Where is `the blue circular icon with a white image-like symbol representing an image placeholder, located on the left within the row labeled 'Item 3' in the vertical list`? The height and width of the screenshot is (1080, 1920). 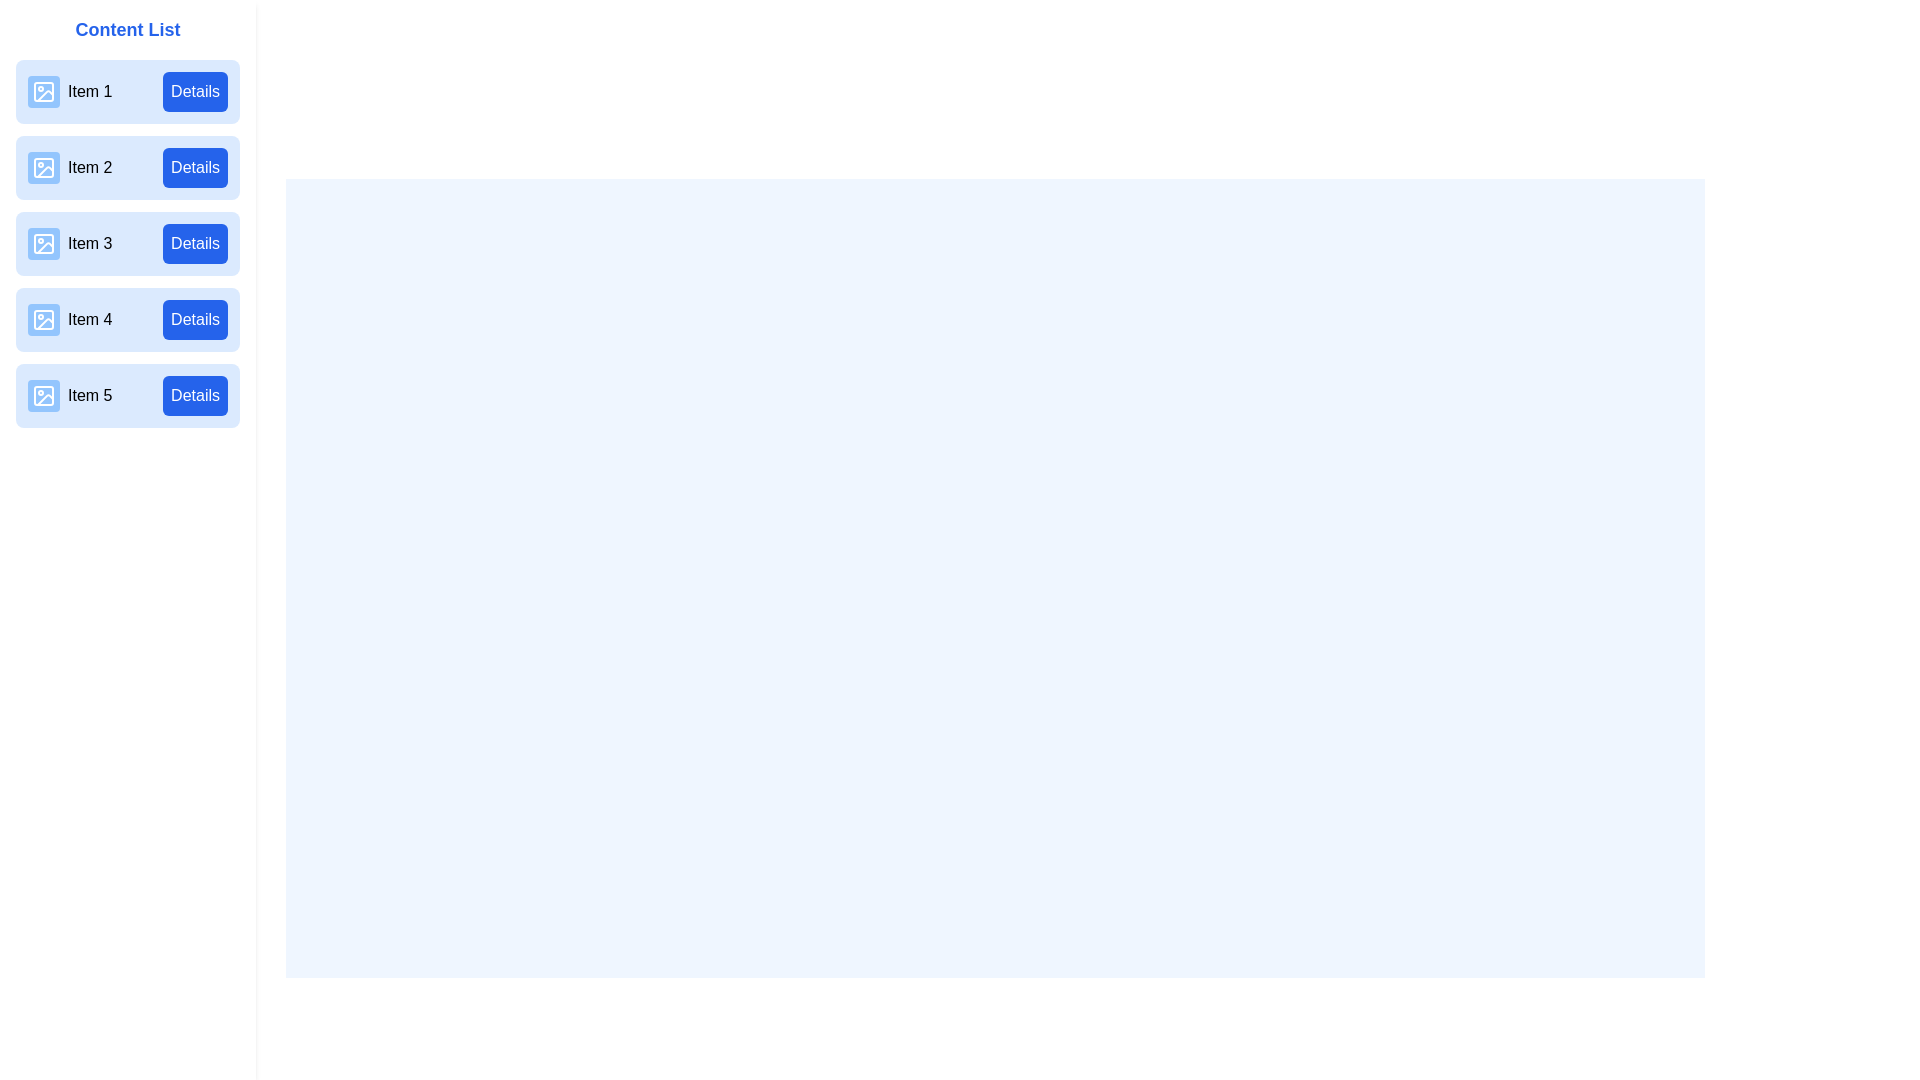 the blue circular icon with a white image-like symbol representing an image placeholder, located on the left within the row labeled 'Item 3' in the vertical list is located at coordinates (43, 242).